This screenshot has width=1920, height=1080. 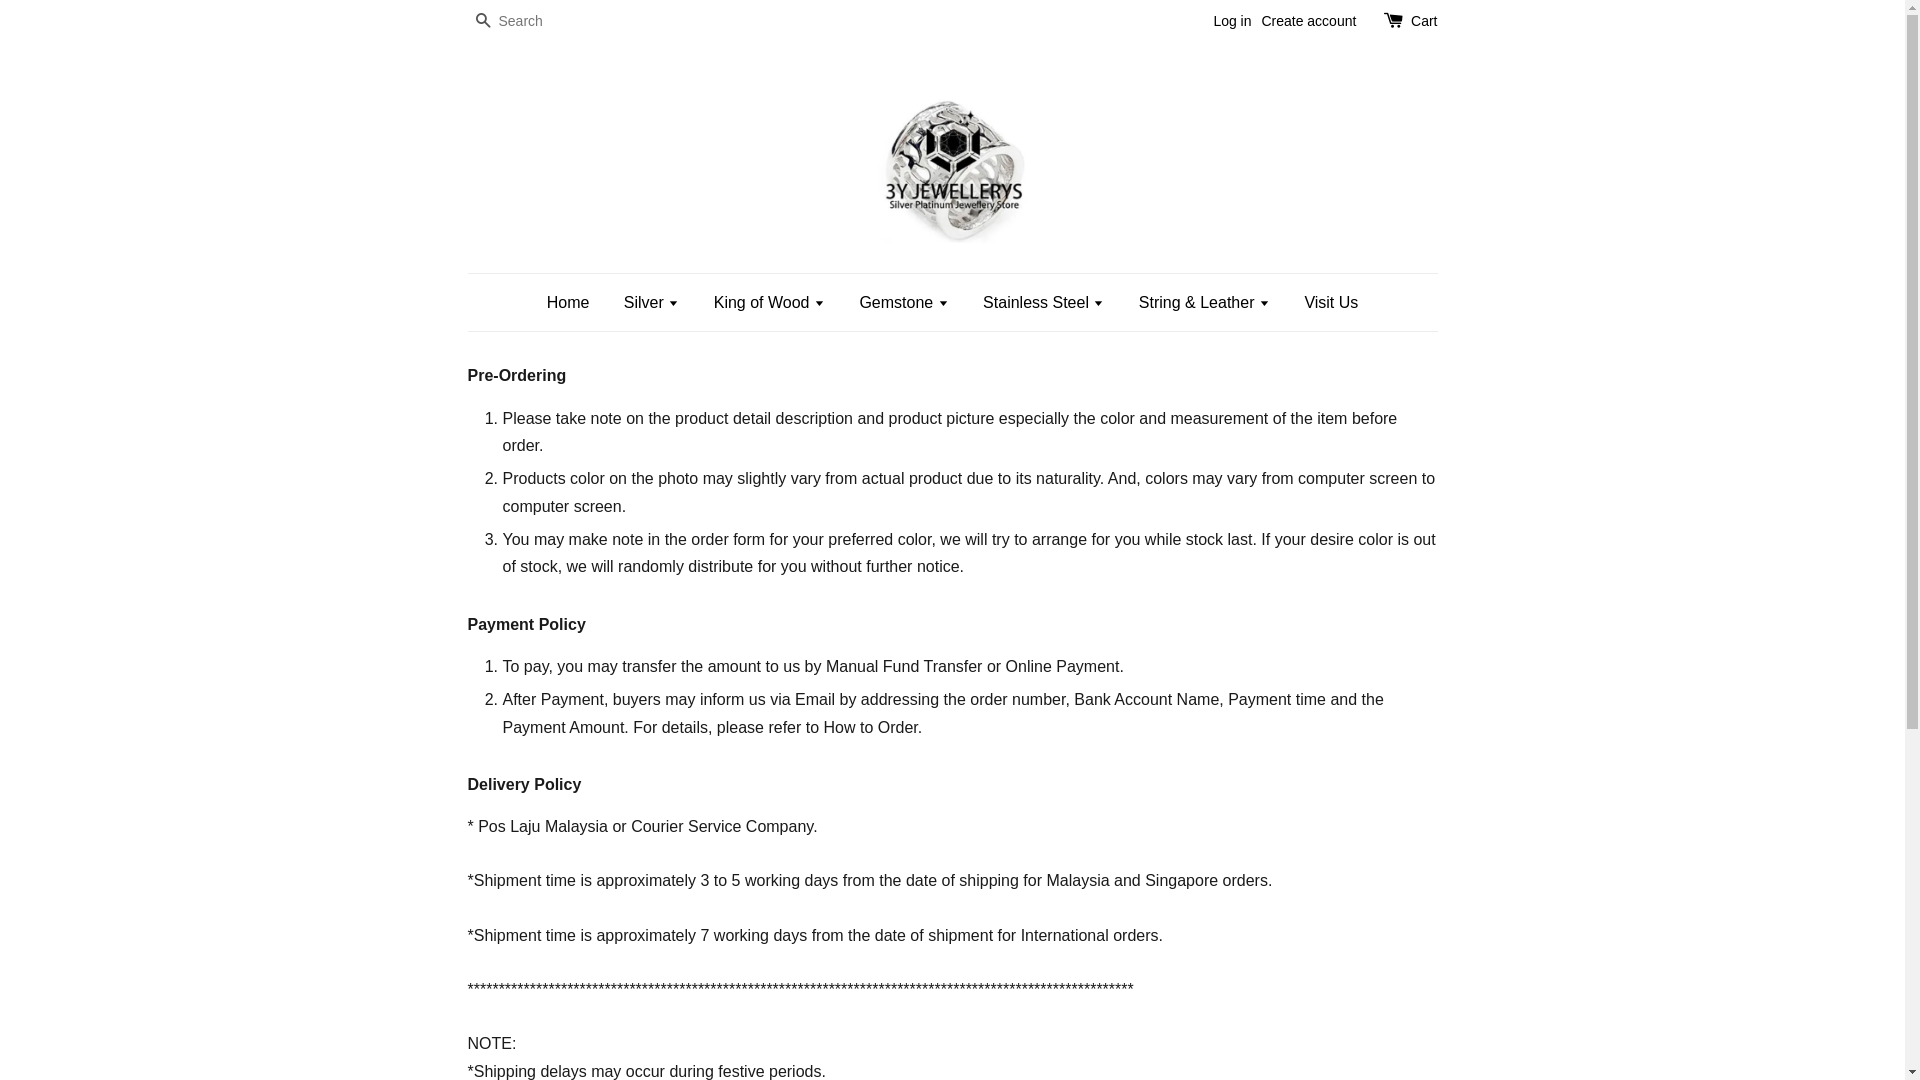 What do you see at coordinates (1203, 302) in the screenshot?
I see `'String & Leather'` at bounding box center [1203, 302].